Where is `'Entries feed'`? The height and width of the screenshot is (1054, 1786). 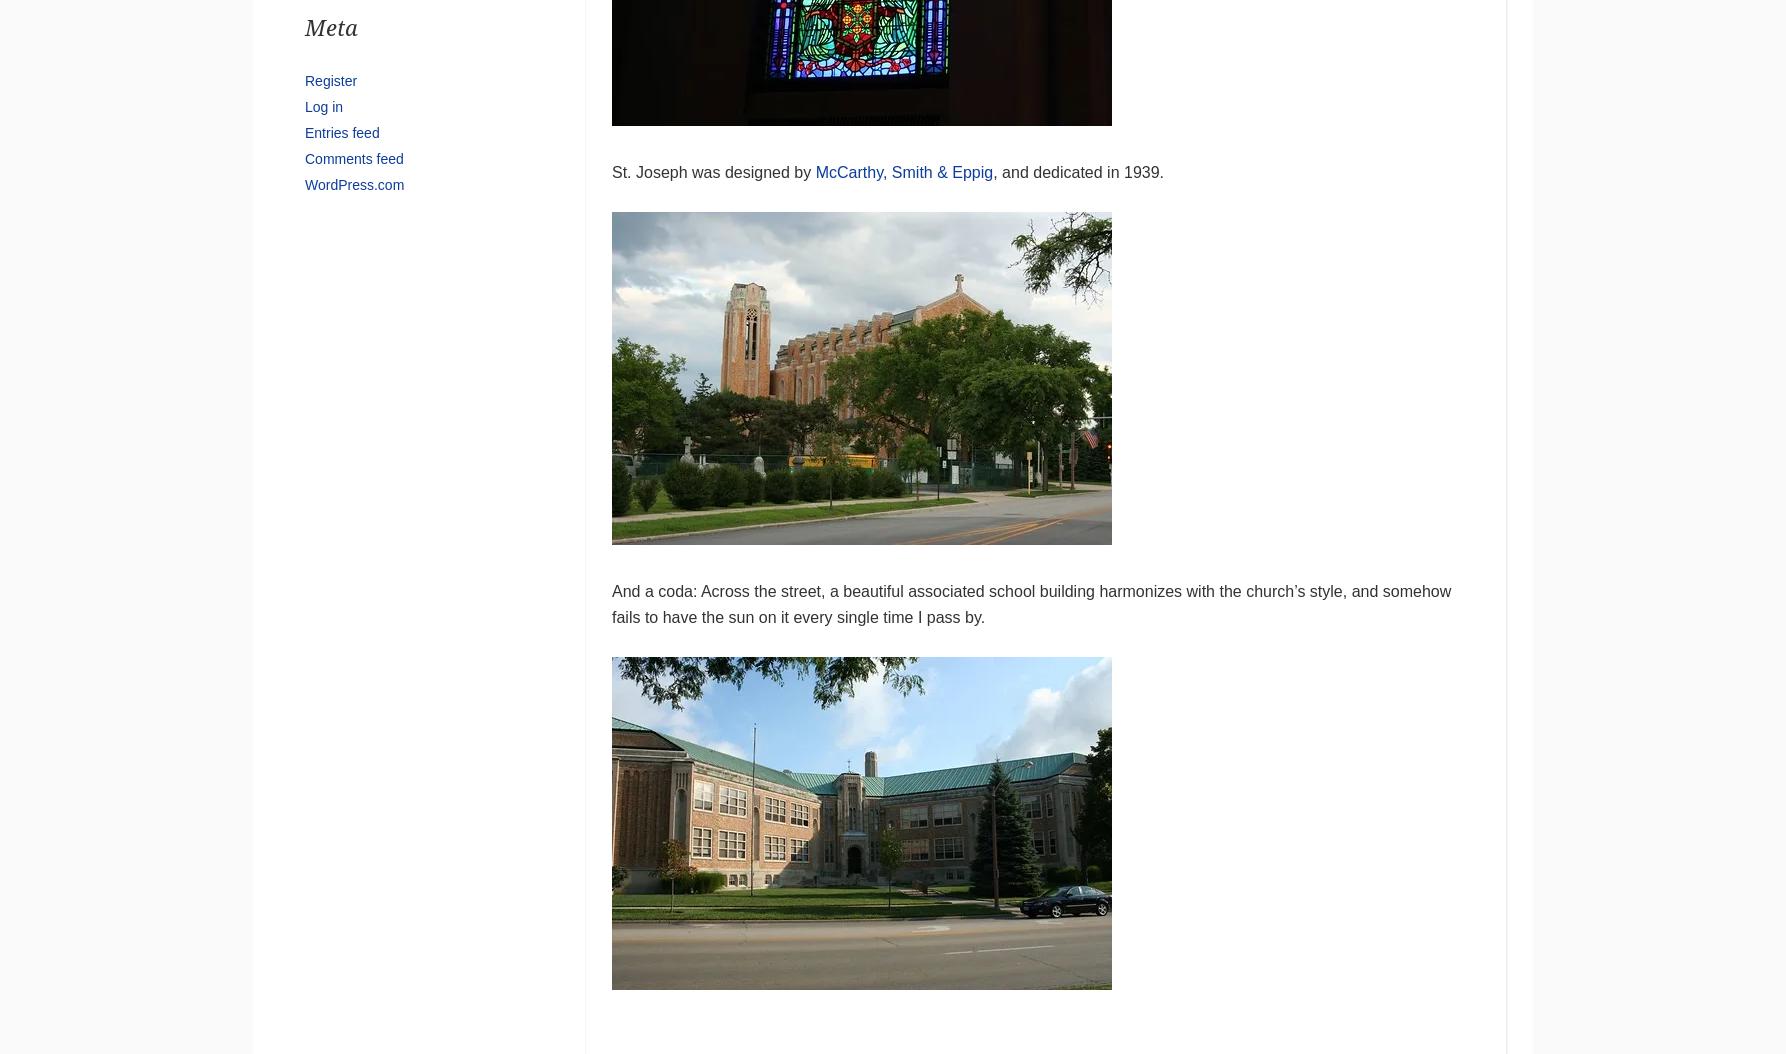 'Entries feed' is located at coordinates (341, 131).